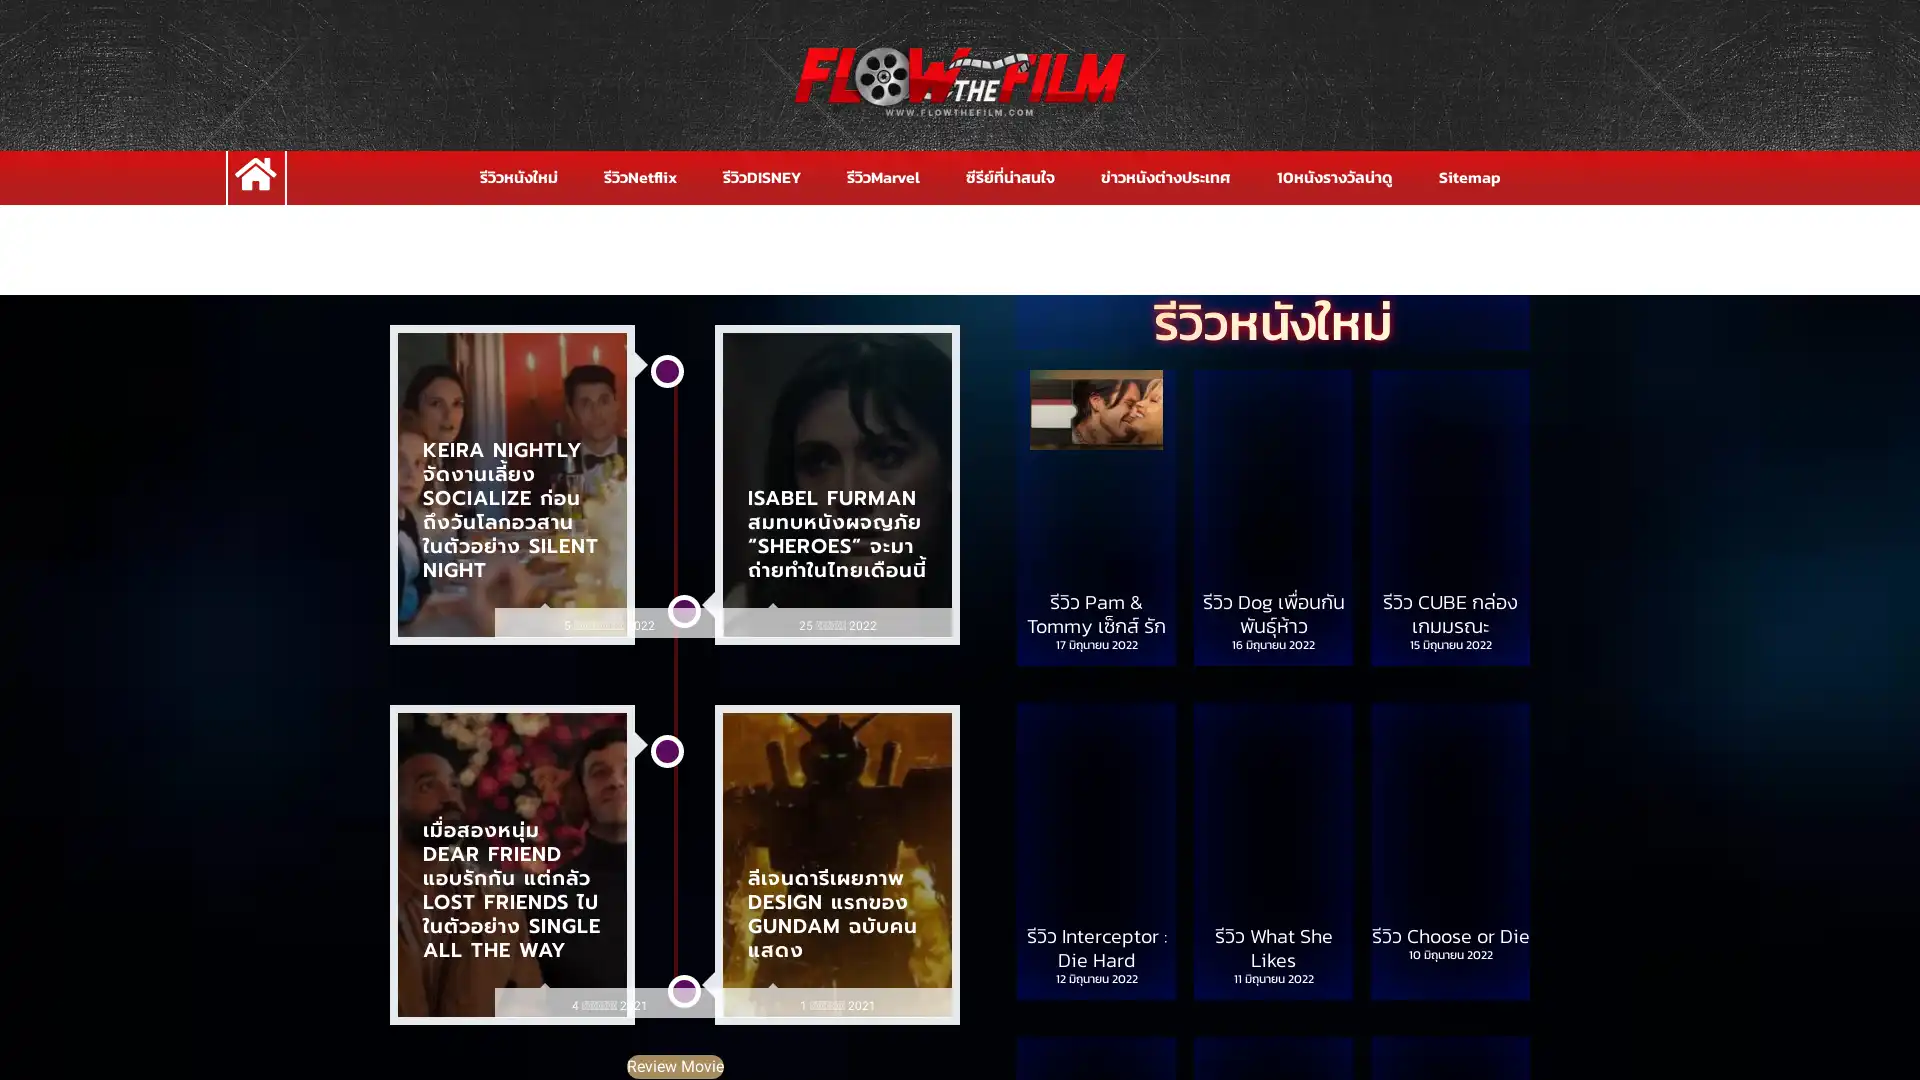  What do you see at coordinates (674, 1064) in the screenshot?
I see `Review Movie` at bounding box center [674, 1064].